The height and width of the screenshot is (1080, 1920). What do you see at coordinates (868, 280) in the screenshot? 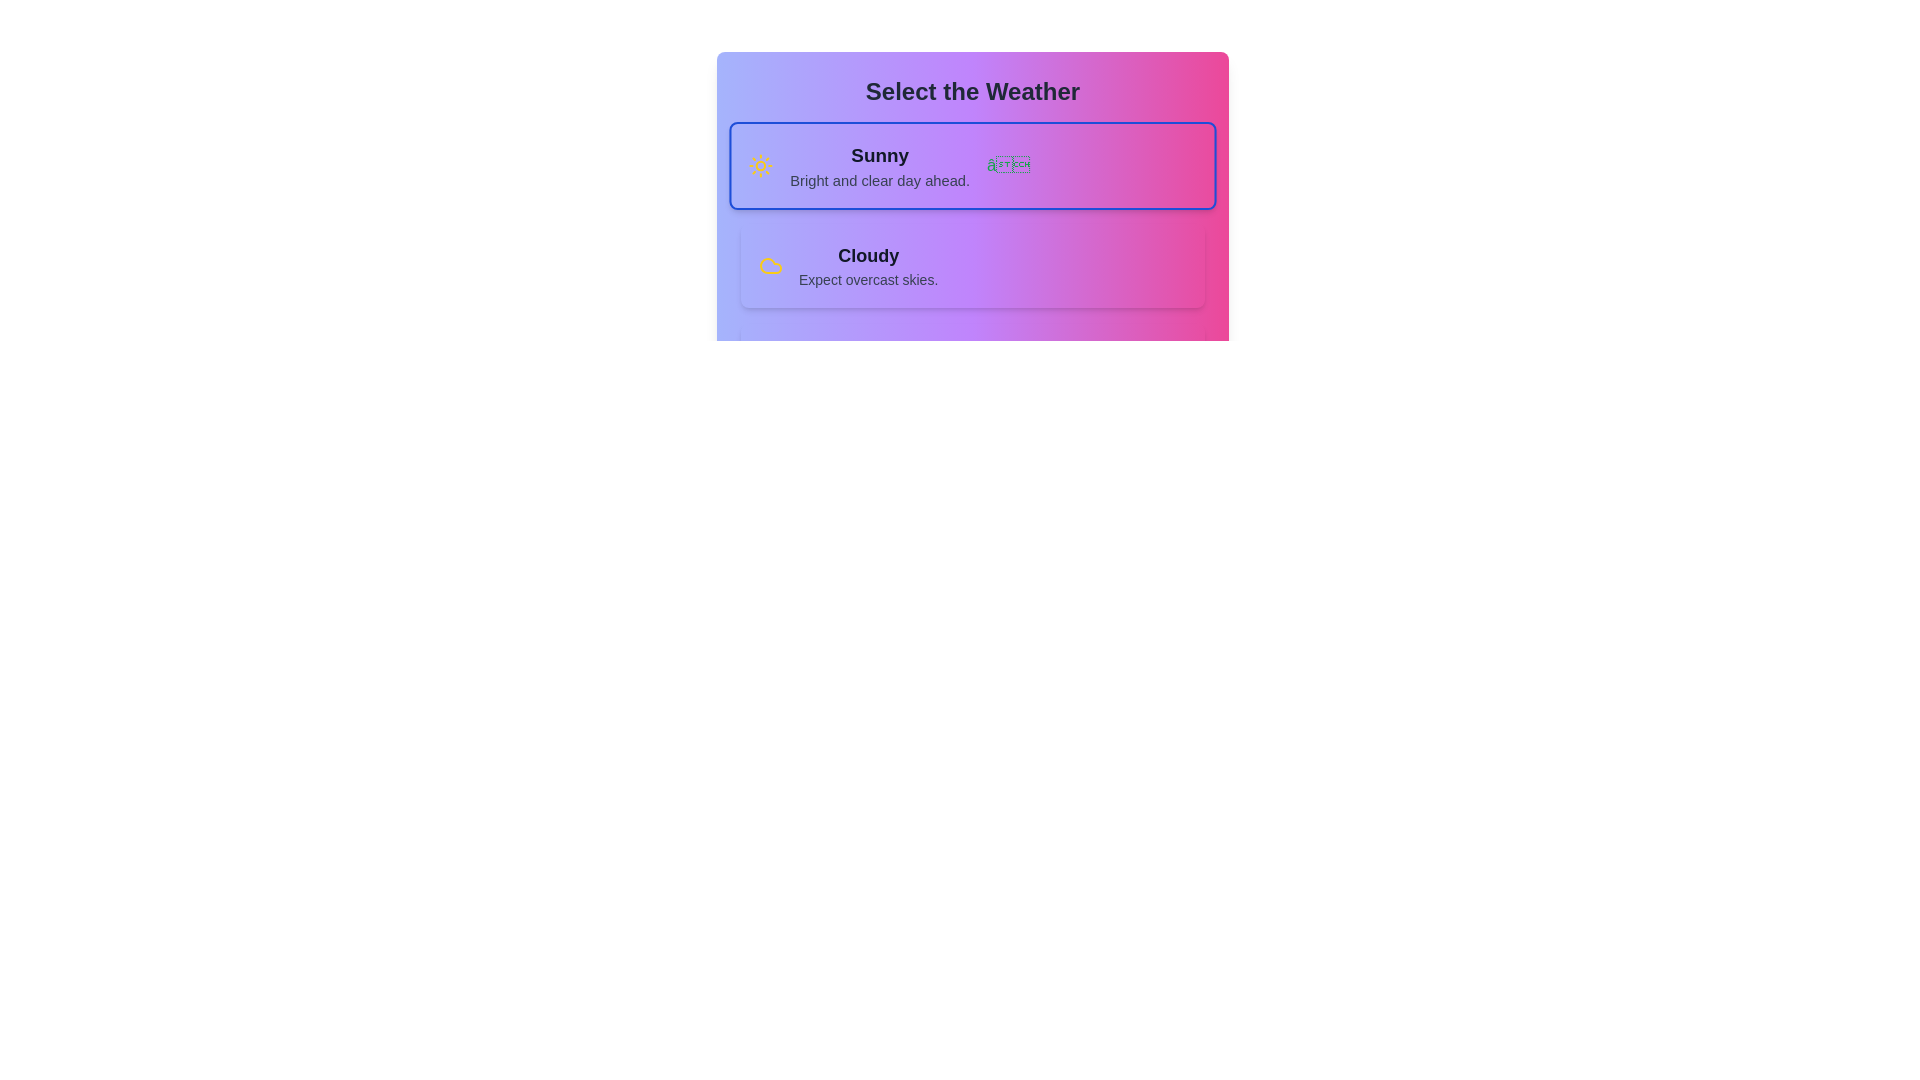
I see `text label that says 'Expect overcast skies.' located beneath the bolded header 'Cloudy' in the weather selection interface` at bounding box center [868, 280].